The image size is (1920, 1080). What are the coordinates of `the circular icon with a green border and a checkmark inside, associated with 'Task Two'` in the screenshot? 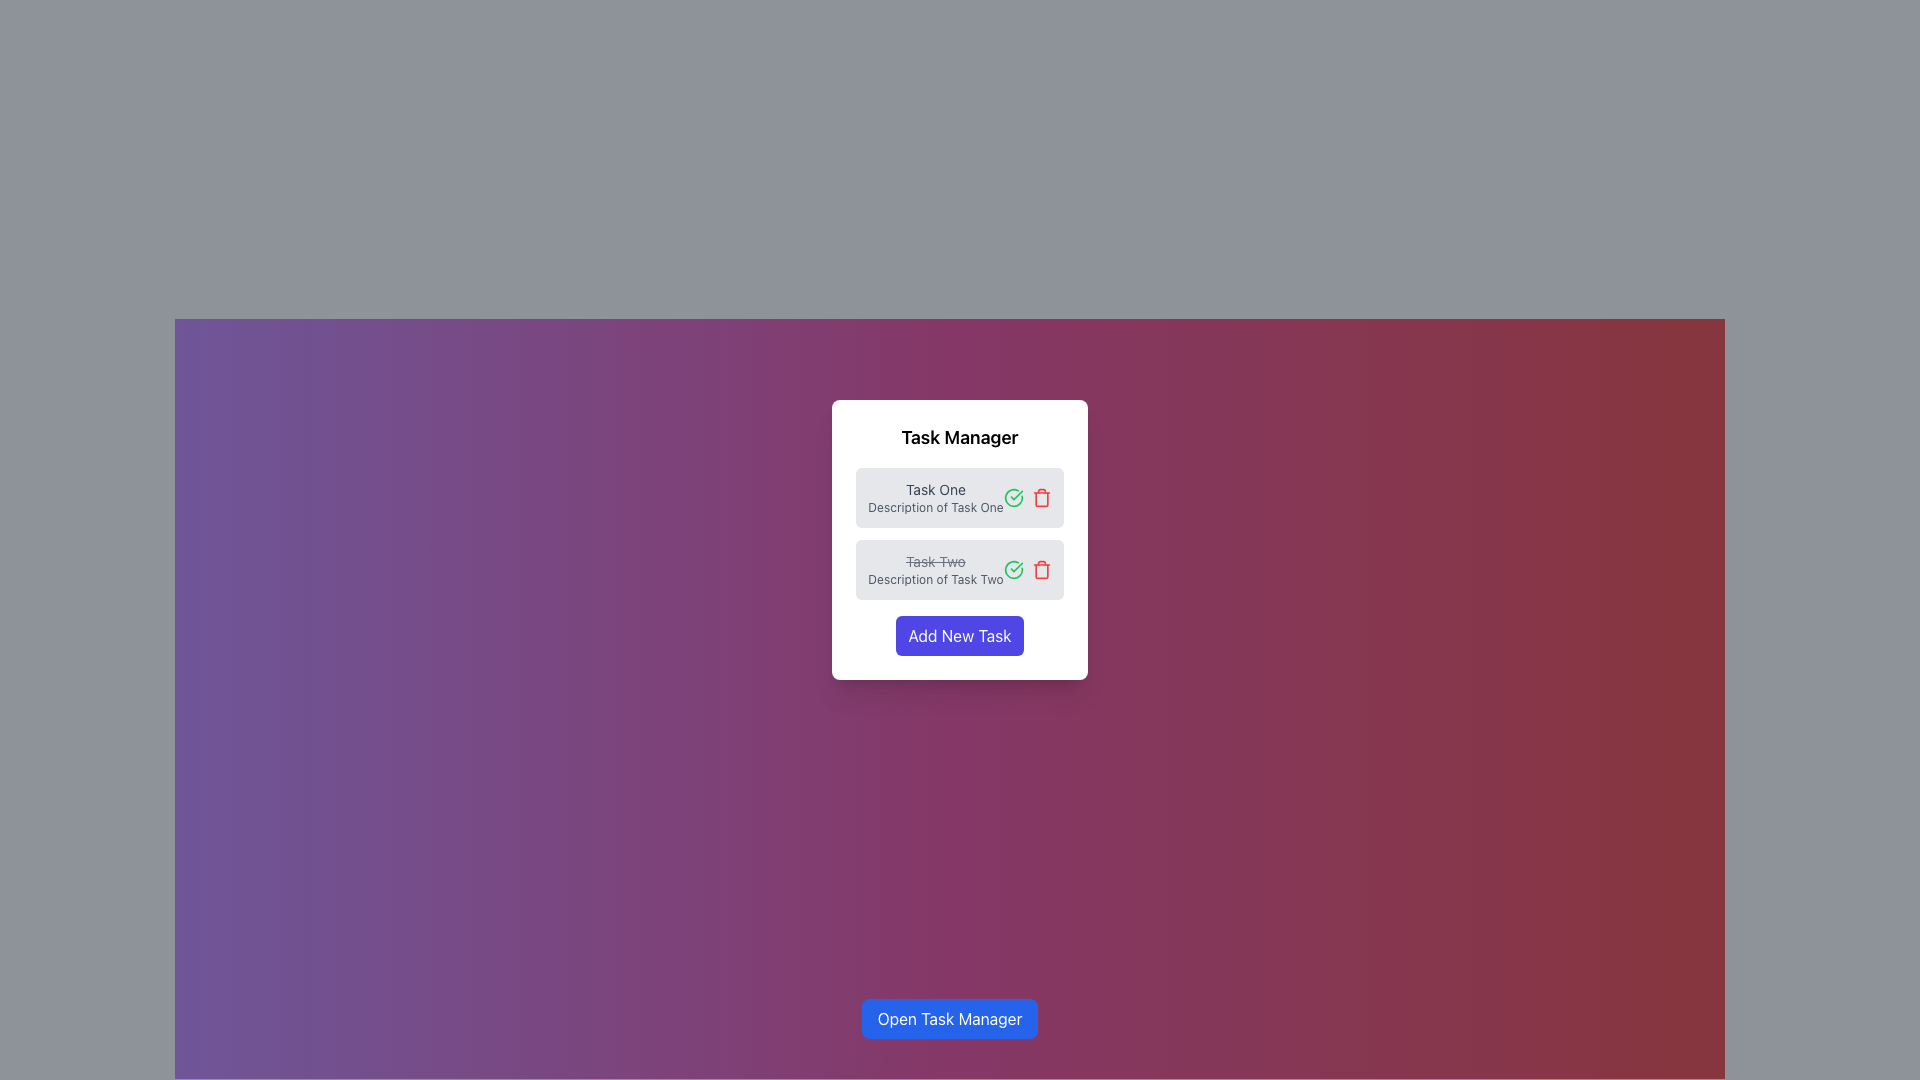 It's located at (1013, 496).